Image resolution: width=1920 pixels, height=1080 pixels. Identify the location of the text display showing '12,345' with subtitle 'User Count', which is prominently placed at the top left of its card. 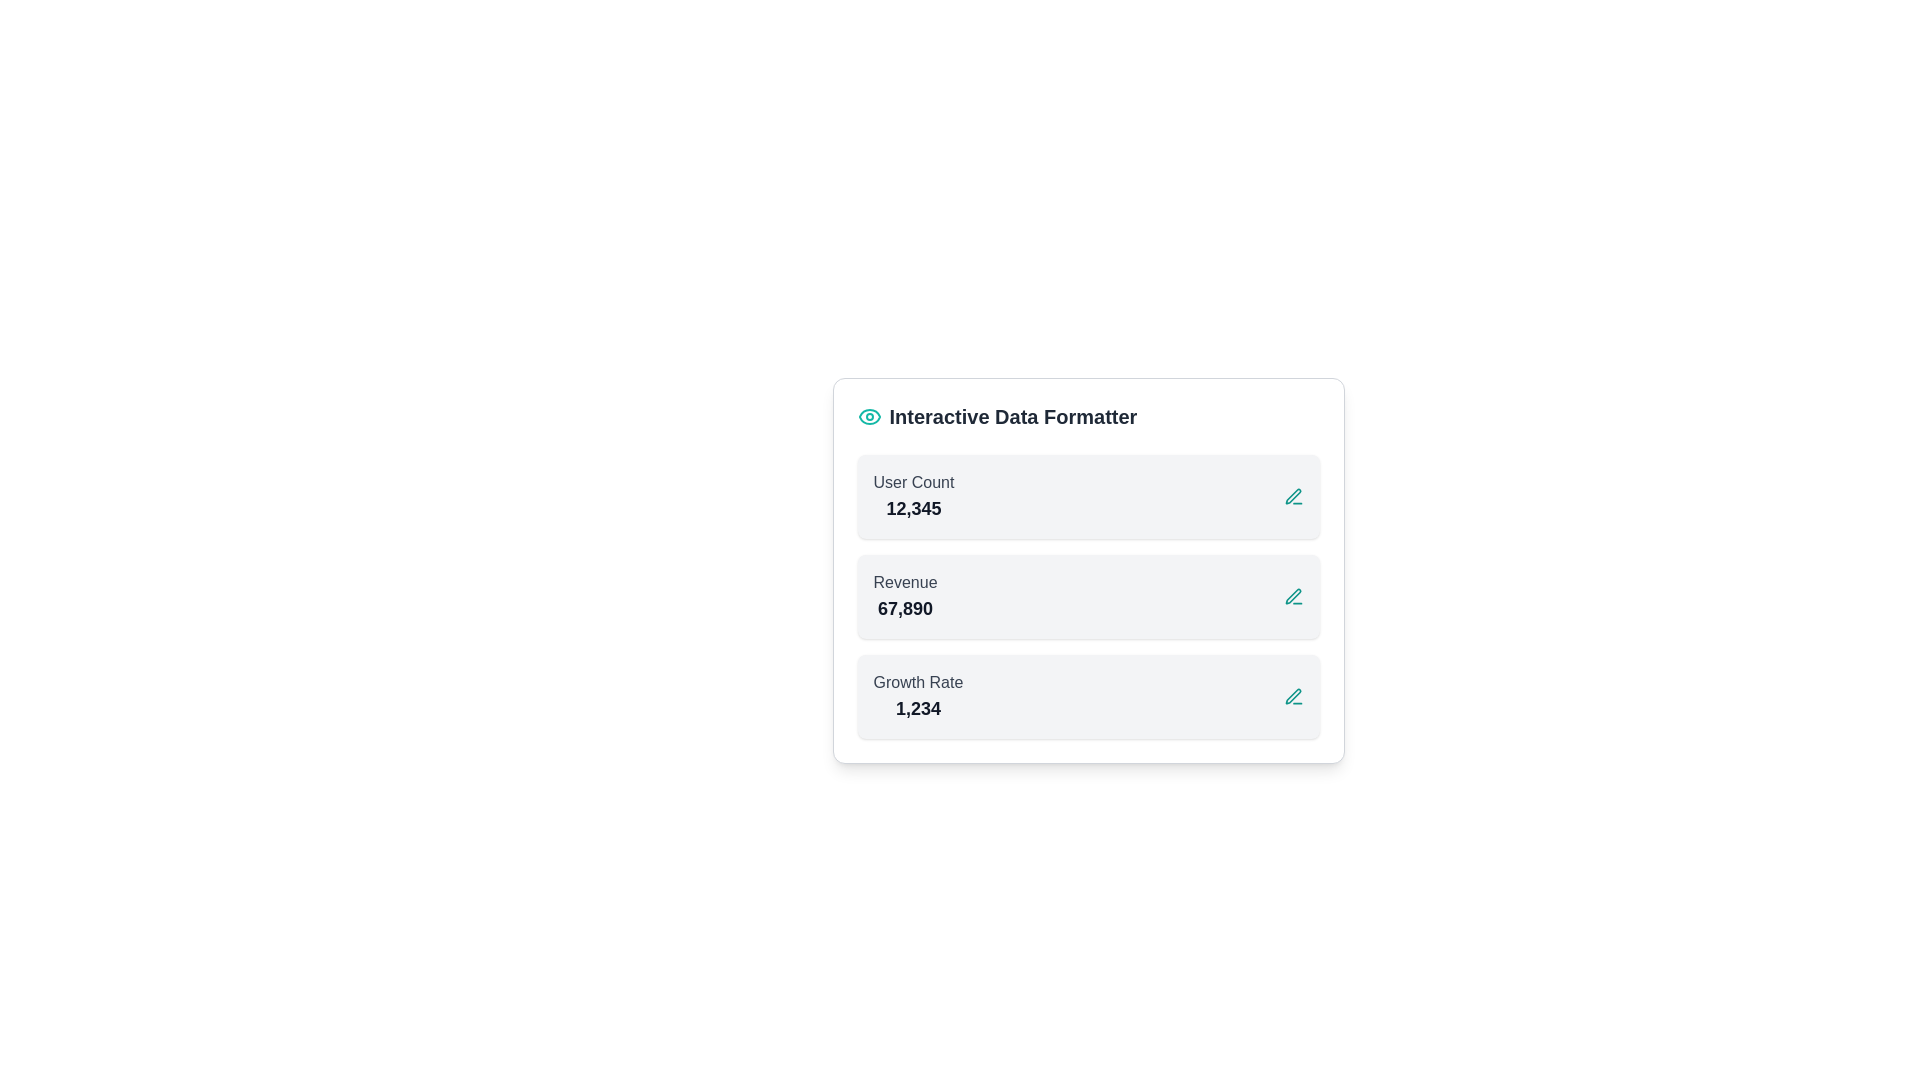
(912, 496).